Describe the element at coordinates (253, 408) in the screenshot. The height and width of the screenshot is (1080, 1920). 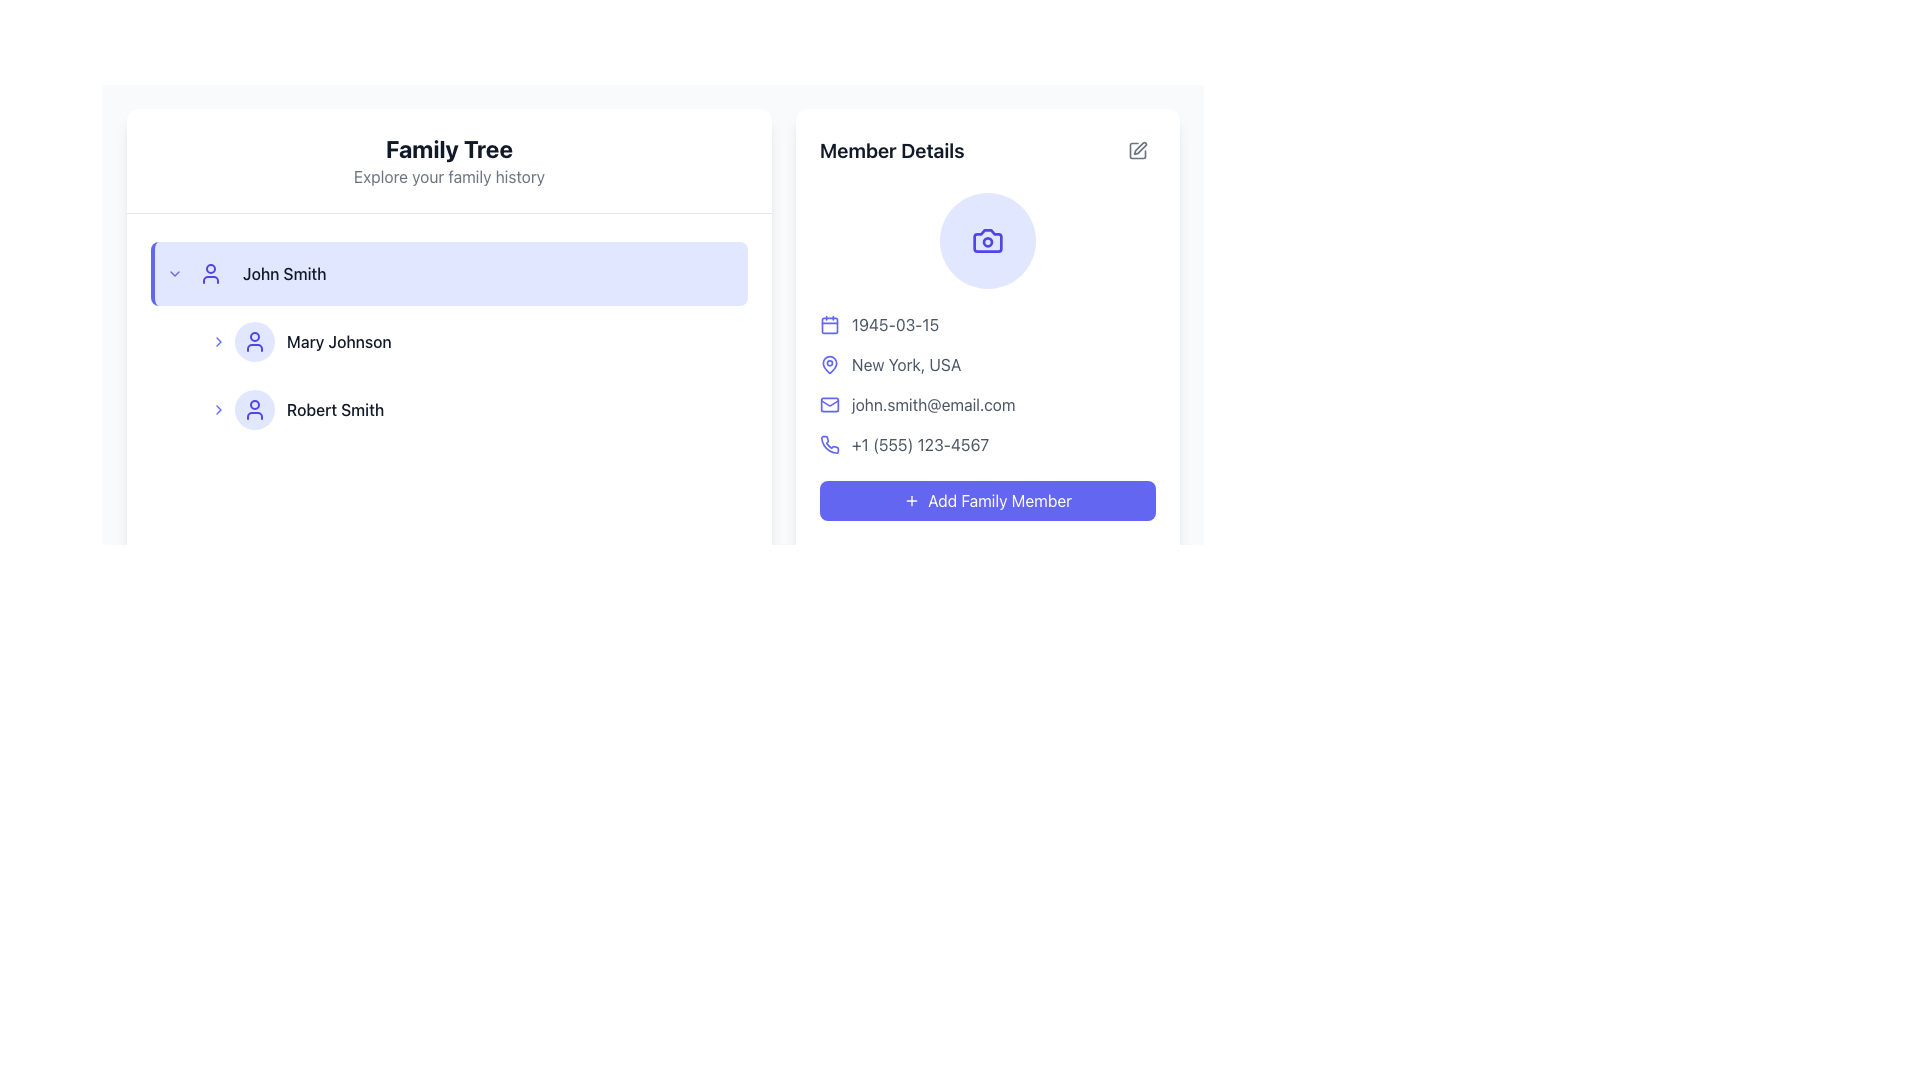
I see `the user profile icon for 'Robert Smith', which is located in the left sidebar, aligned with the text to its right and positioned at the bottom of the list items` at that location.